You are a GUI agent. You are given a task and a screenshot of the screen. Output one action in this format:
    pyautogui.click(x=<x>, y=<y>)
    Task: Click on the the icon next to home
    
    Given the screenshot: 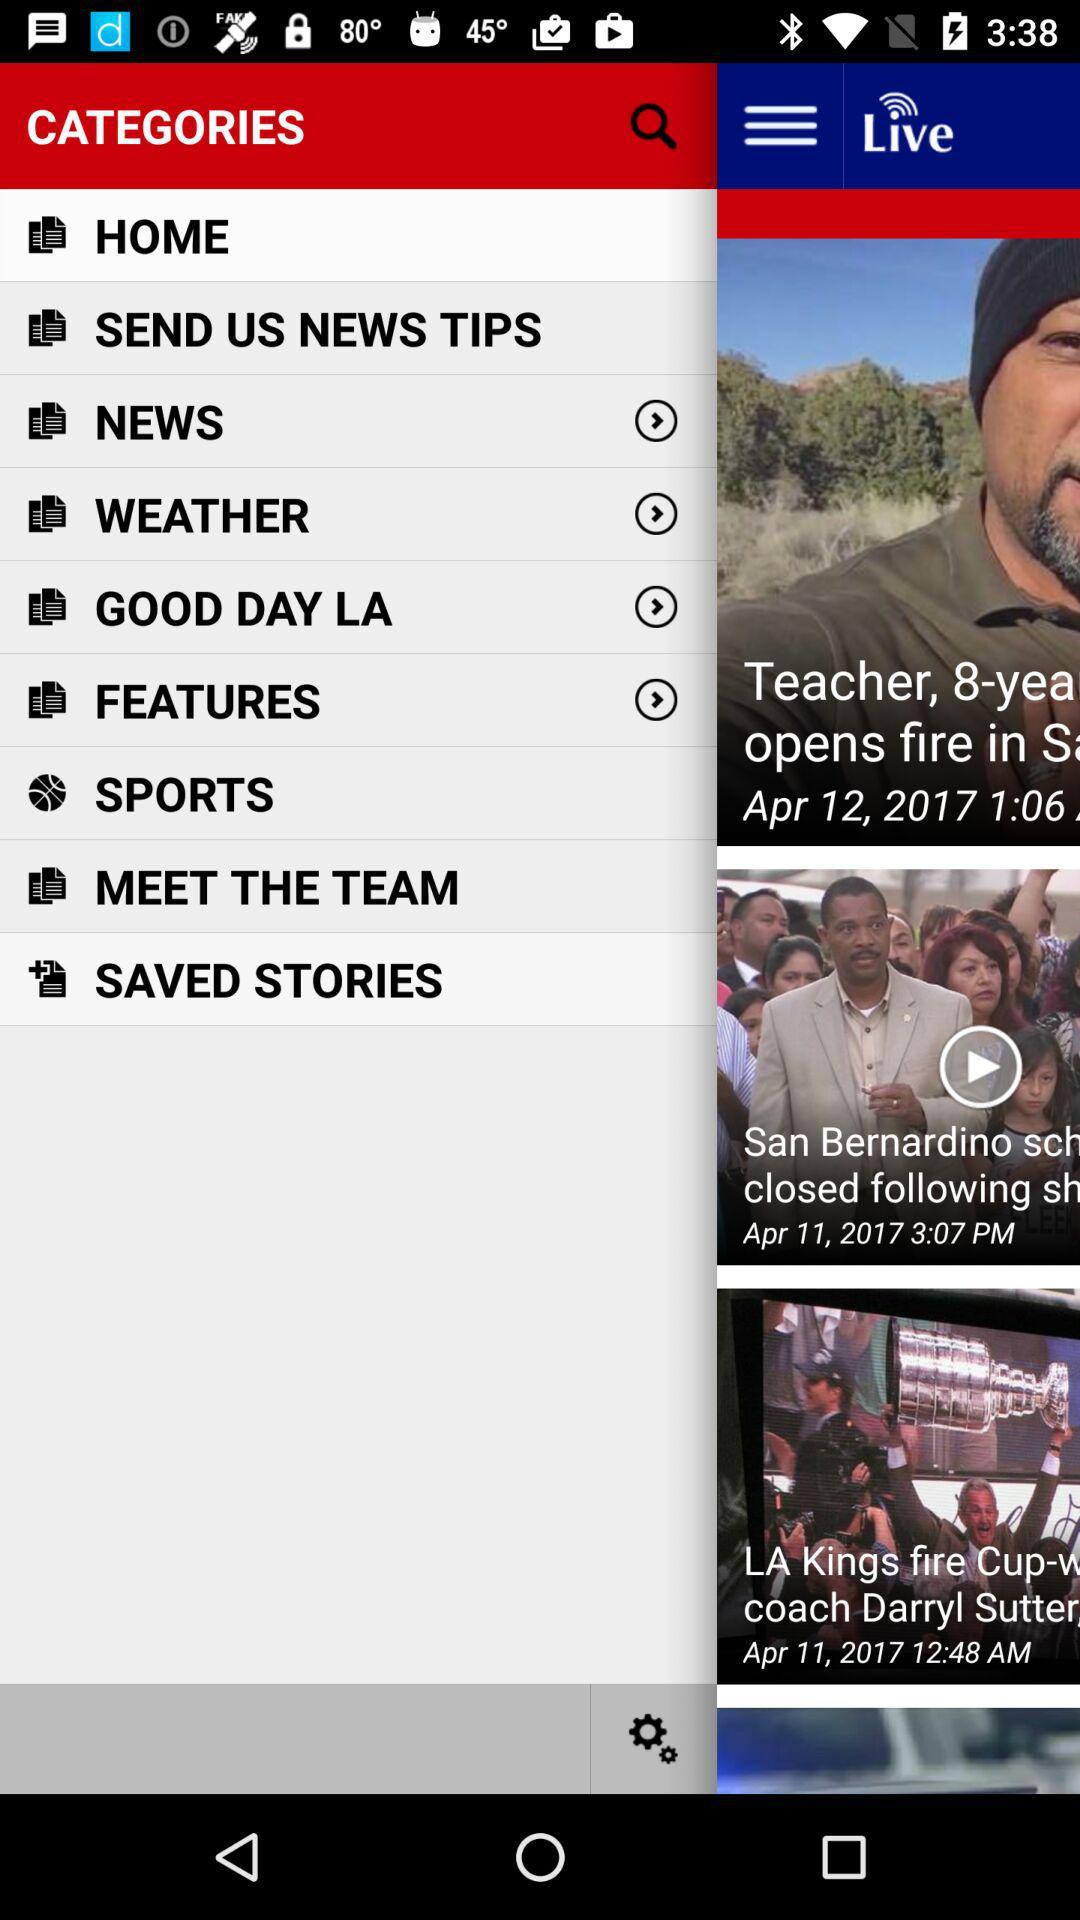 What is the action you would take?
    pyautogui.click(x=654, y=124)
    